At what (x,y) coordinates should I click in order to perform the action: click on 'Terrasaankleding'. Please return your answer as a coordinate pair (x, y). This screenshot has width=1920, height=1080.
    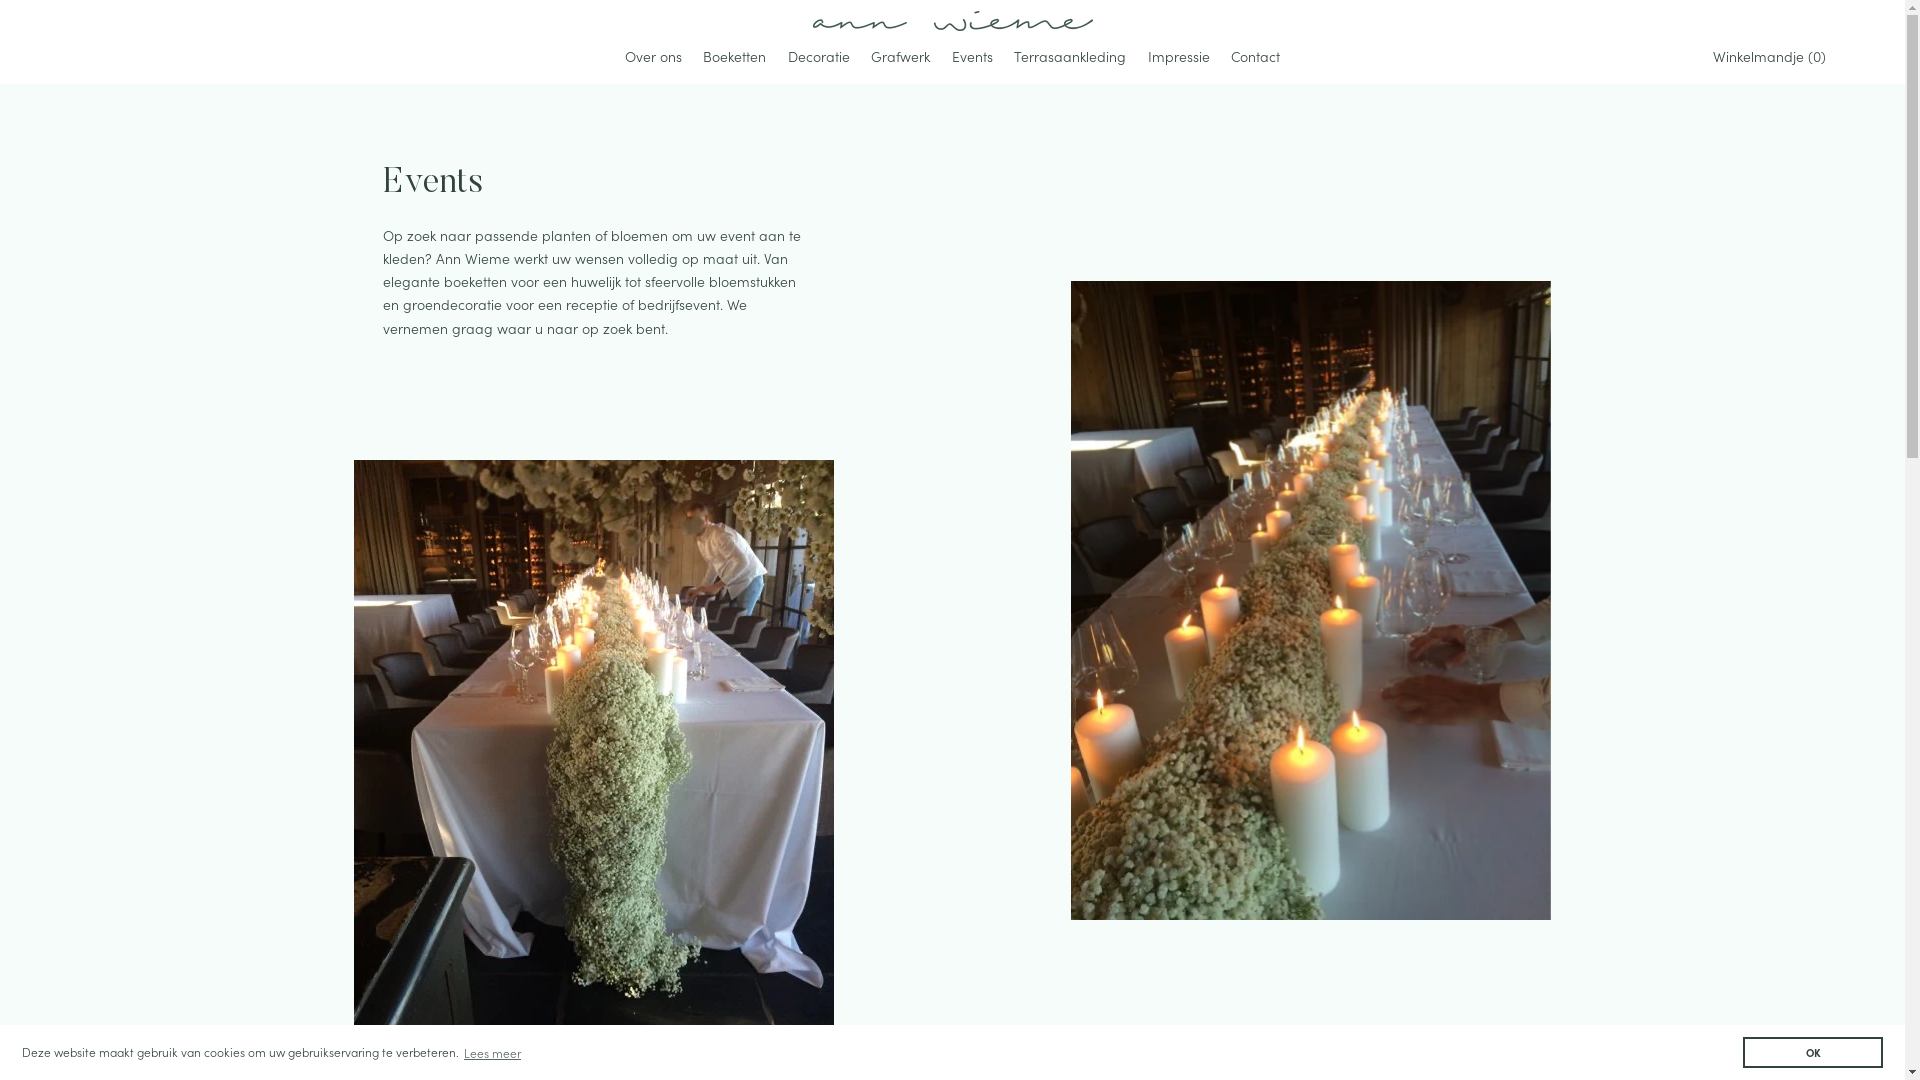
    Looking at the image, I should click on (1069, 57).